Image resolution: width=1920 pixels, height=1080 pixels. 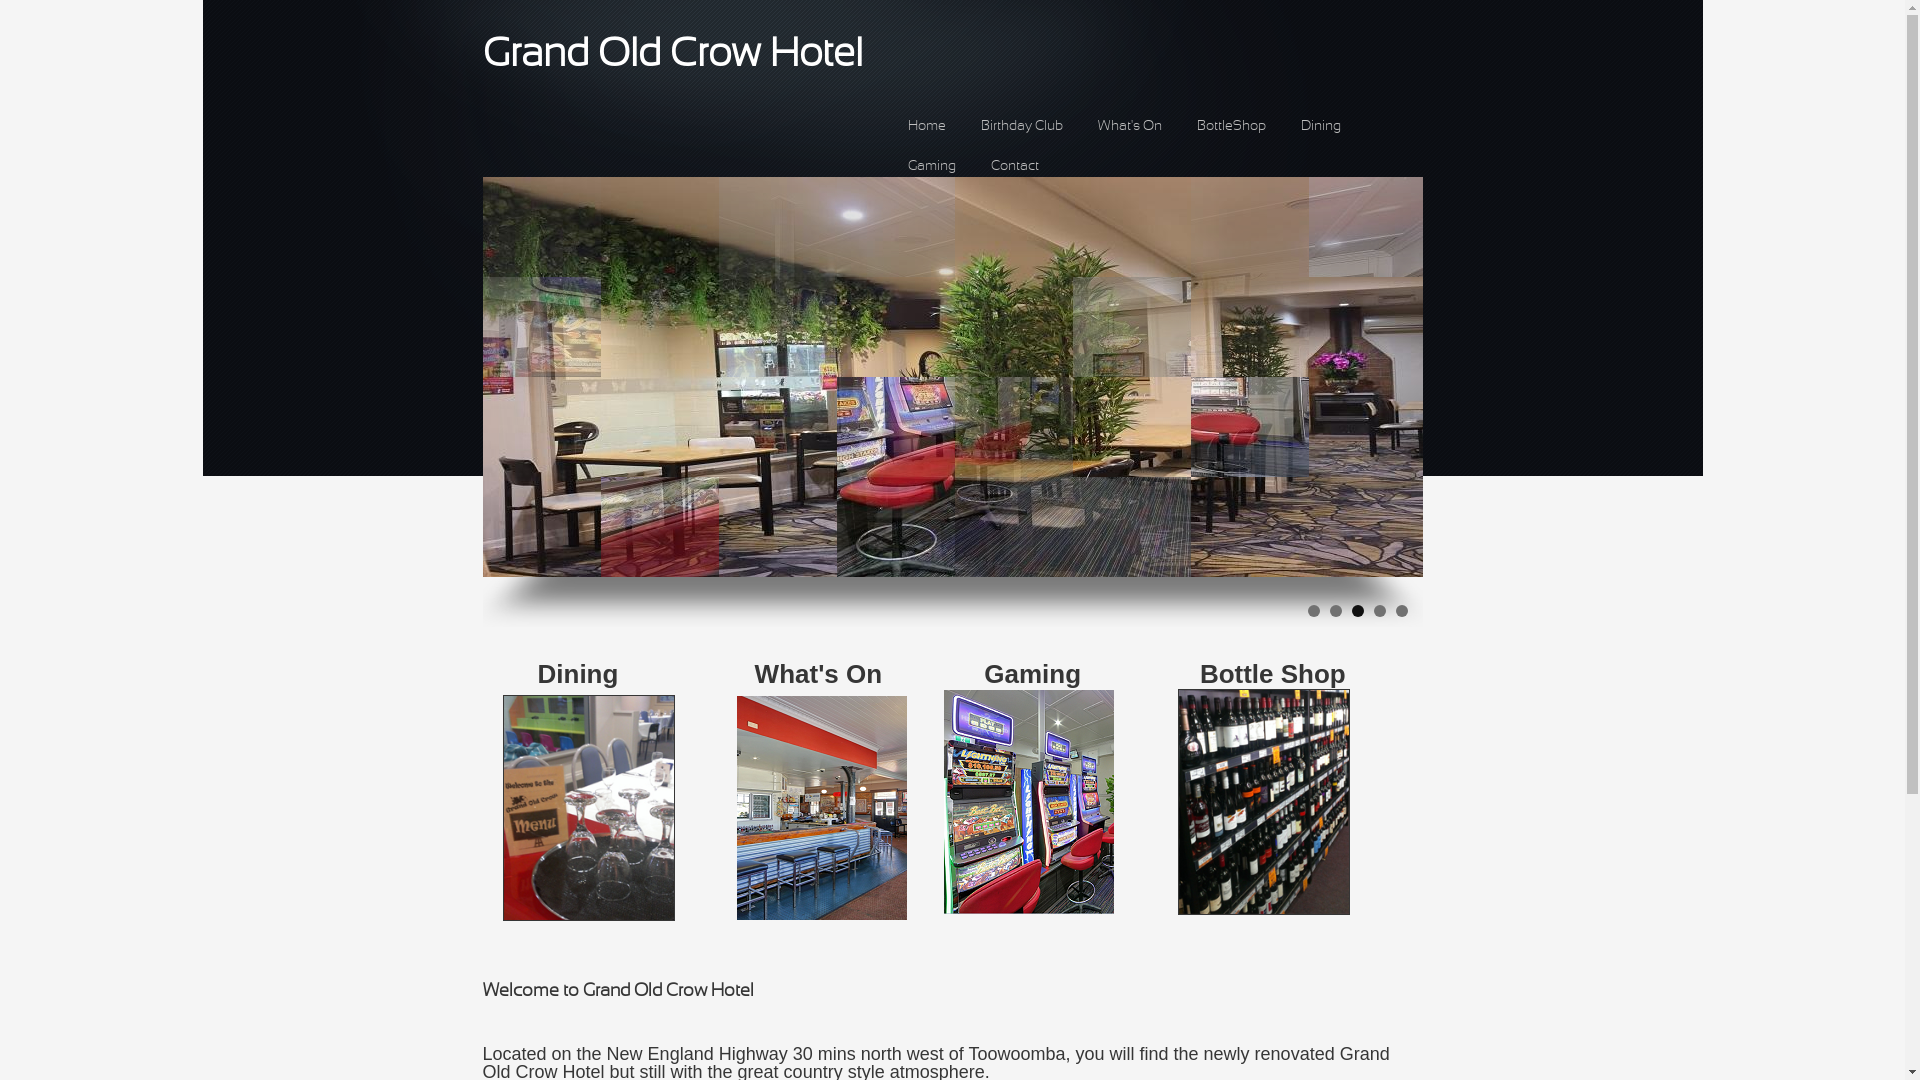 I want to click on '   ', so click(x=678, y=917).